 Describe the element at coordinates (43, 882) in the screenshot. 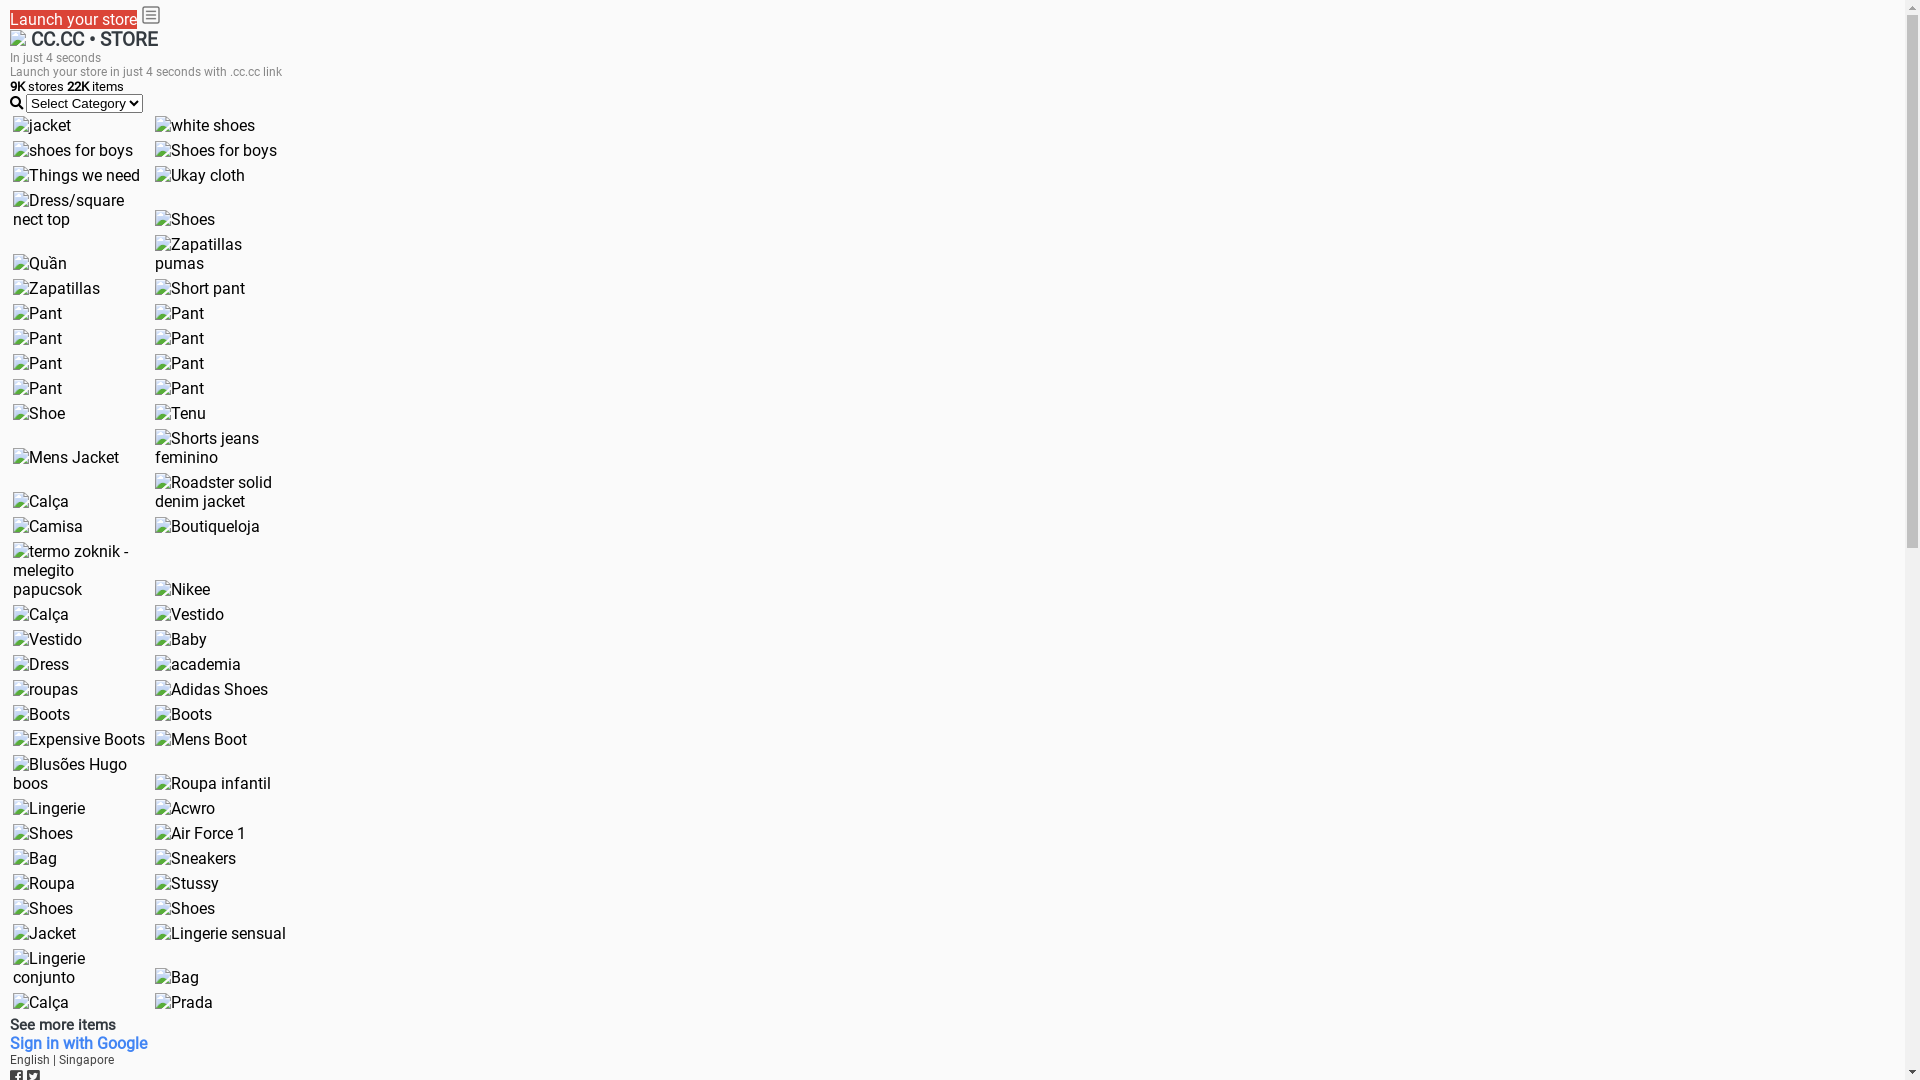

I see `'Roupa'` at that location.